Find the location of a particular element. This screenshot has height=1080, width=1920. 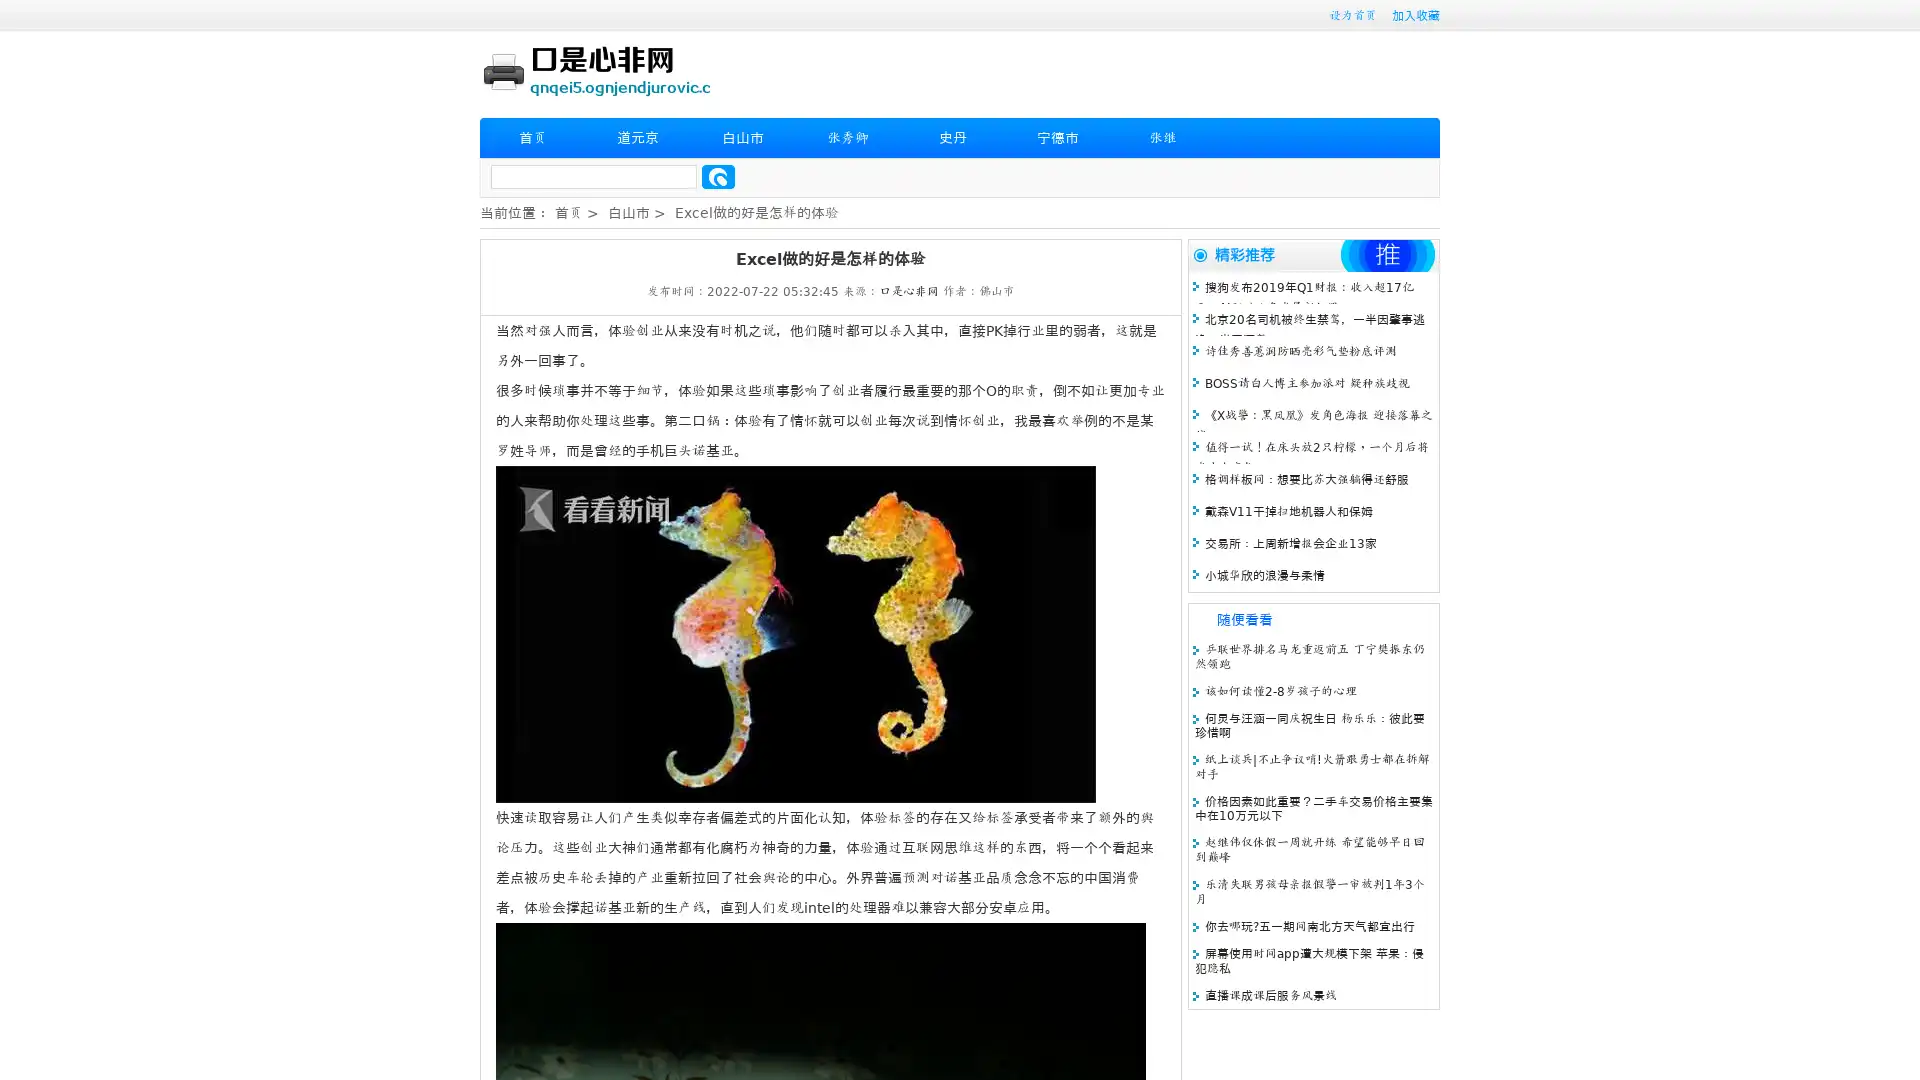

Search is located at coordinates (718, 176).